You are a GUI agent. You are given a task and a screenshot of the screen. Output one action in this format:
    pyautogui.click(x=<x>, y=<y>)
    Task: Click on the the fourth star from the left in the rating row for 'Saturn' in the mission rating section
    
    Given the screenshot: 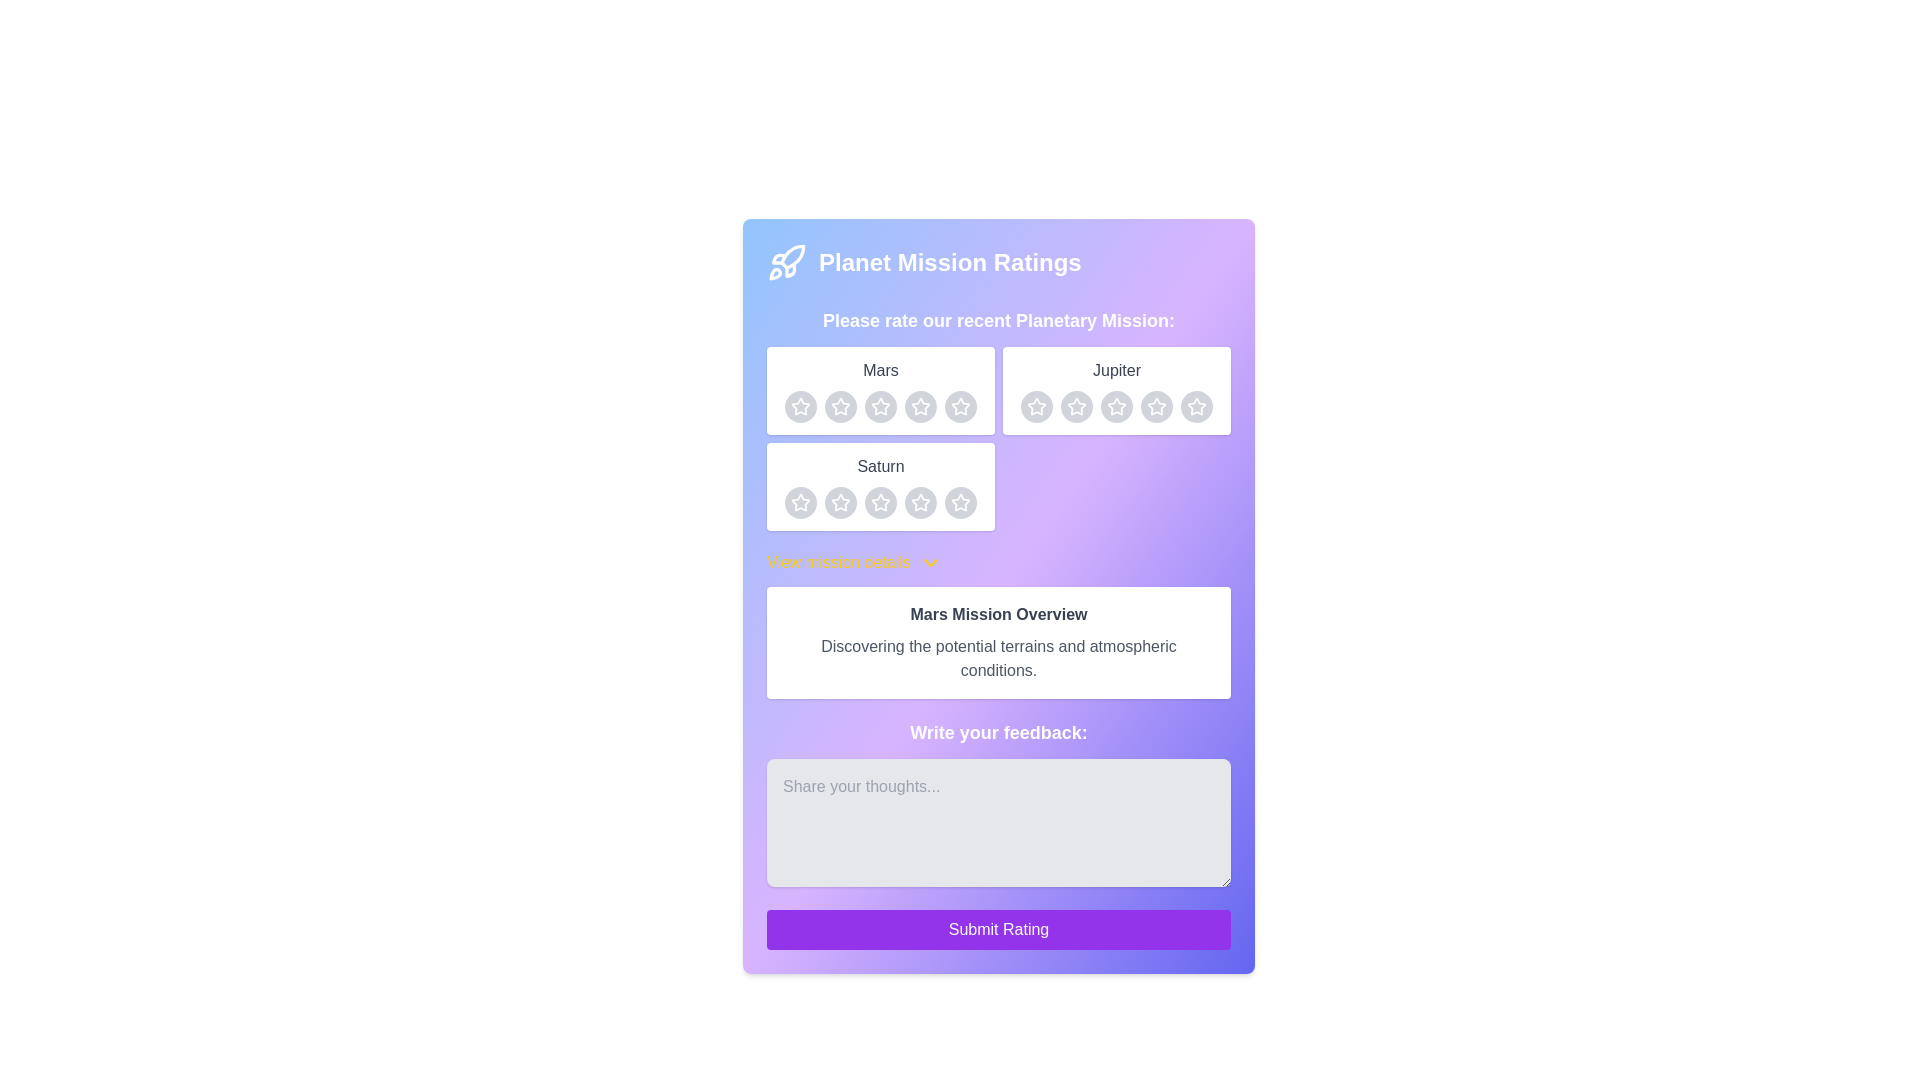 What is the action you would take?
    pyautogui.click(x=880, y=501)
    